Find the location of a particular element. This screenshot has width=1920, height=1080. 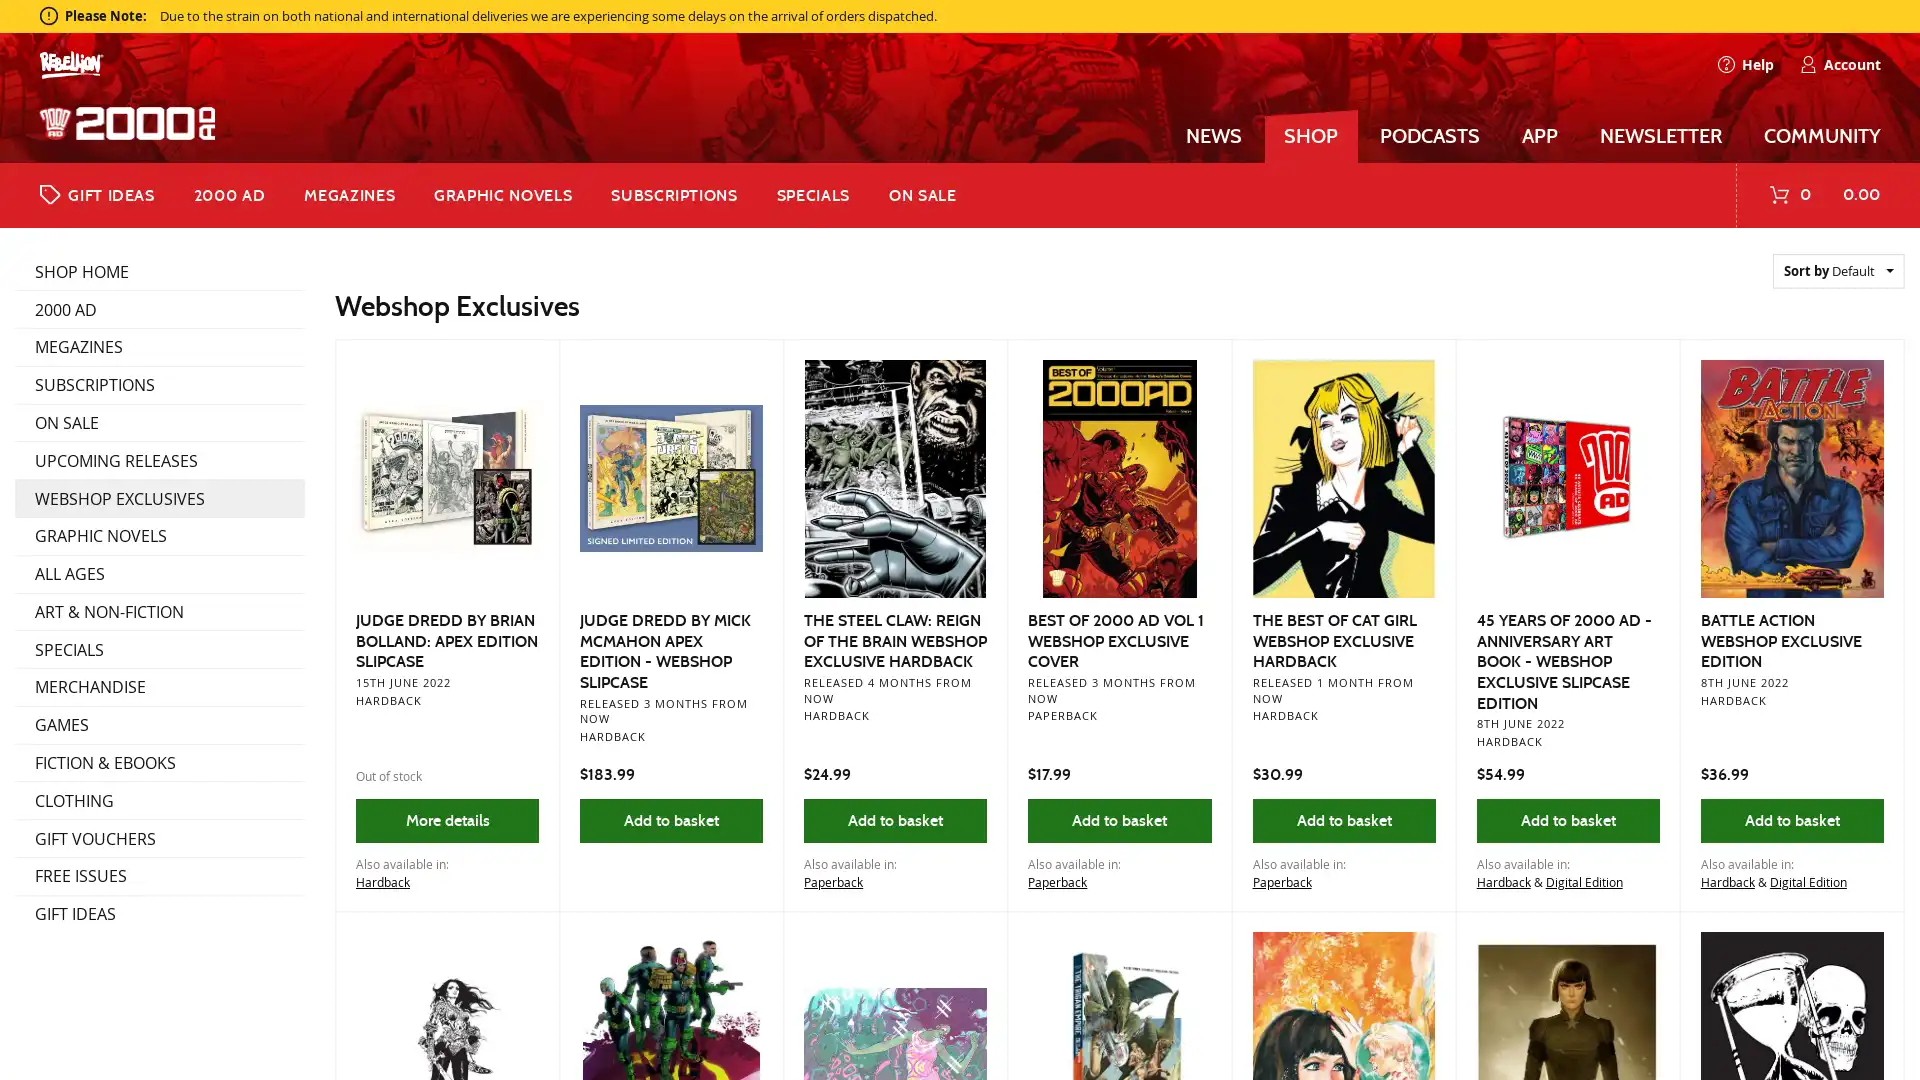

Digital Edition is located at coordinates (1582, 881).